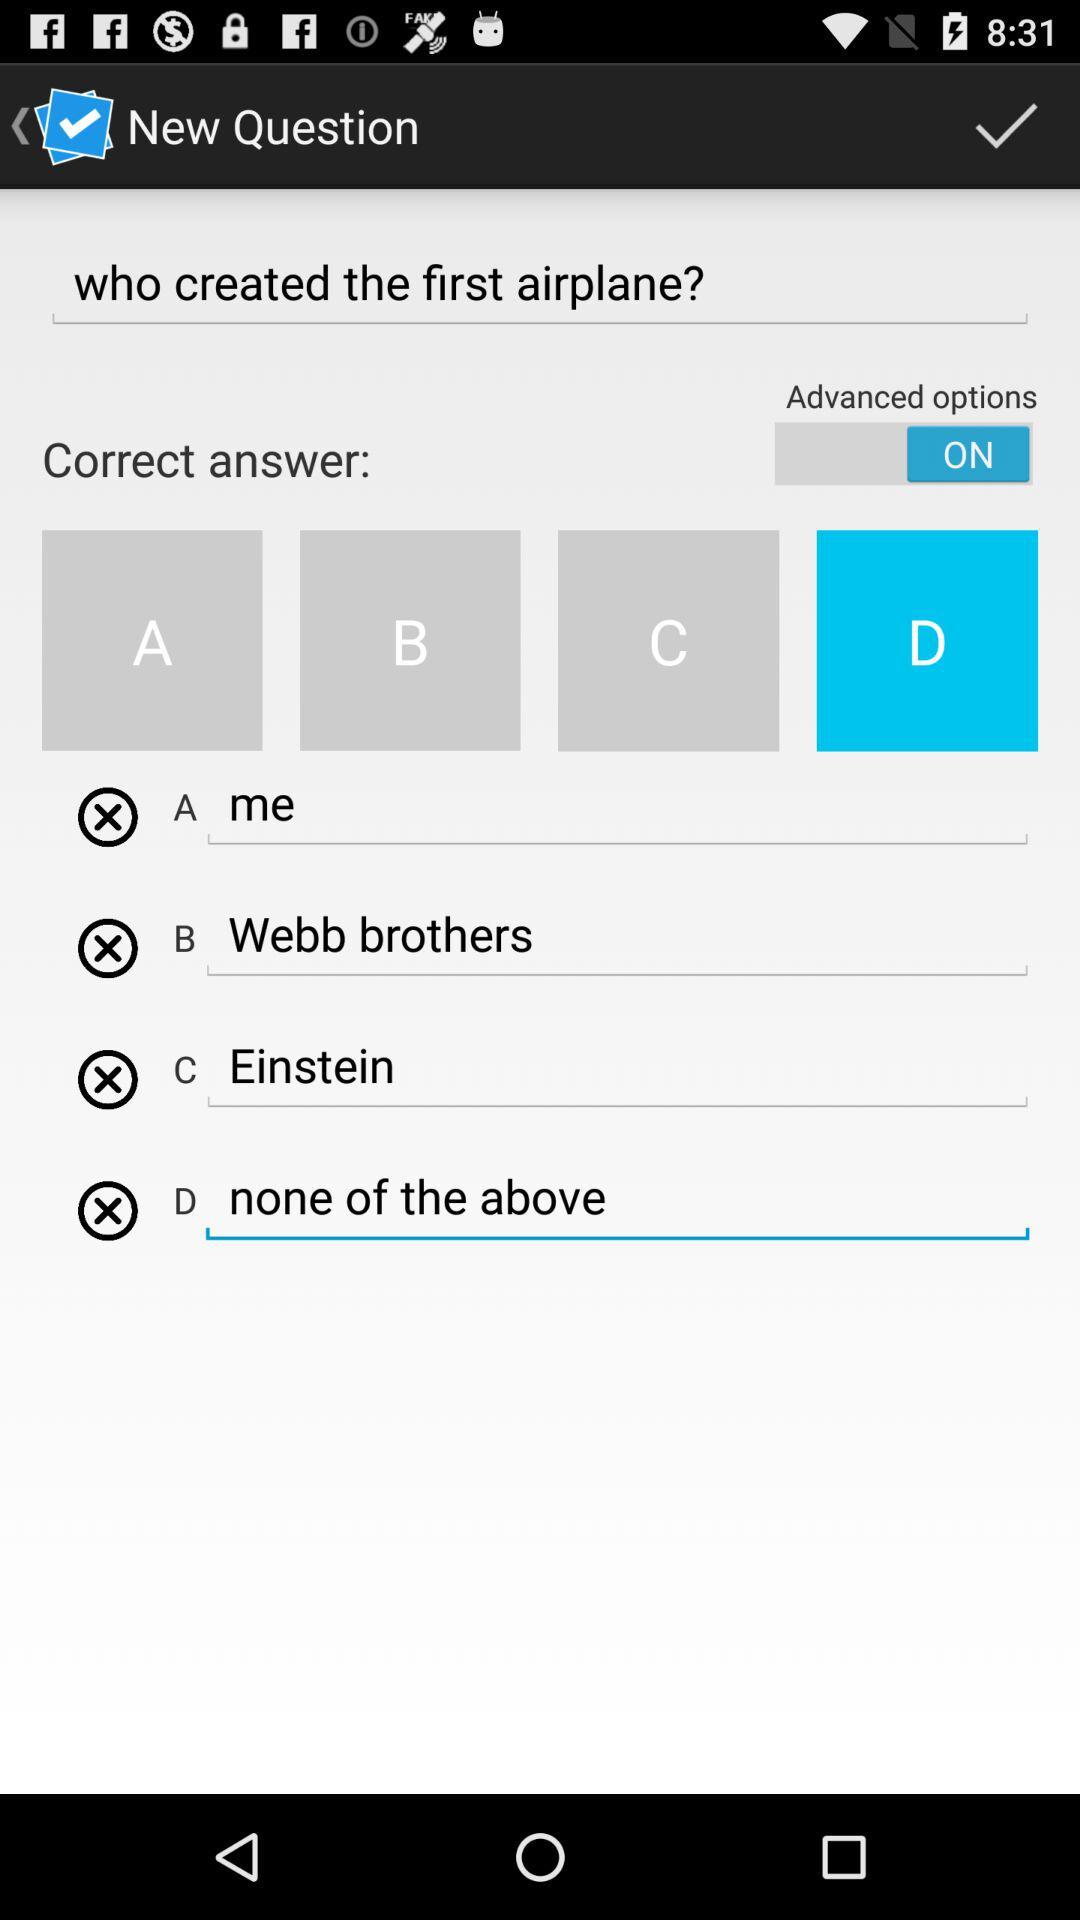 This screenshot has height=1920, width=1080. Describe the element at coordinates (107, 1209) in the screenshot. I see `d` at that location.